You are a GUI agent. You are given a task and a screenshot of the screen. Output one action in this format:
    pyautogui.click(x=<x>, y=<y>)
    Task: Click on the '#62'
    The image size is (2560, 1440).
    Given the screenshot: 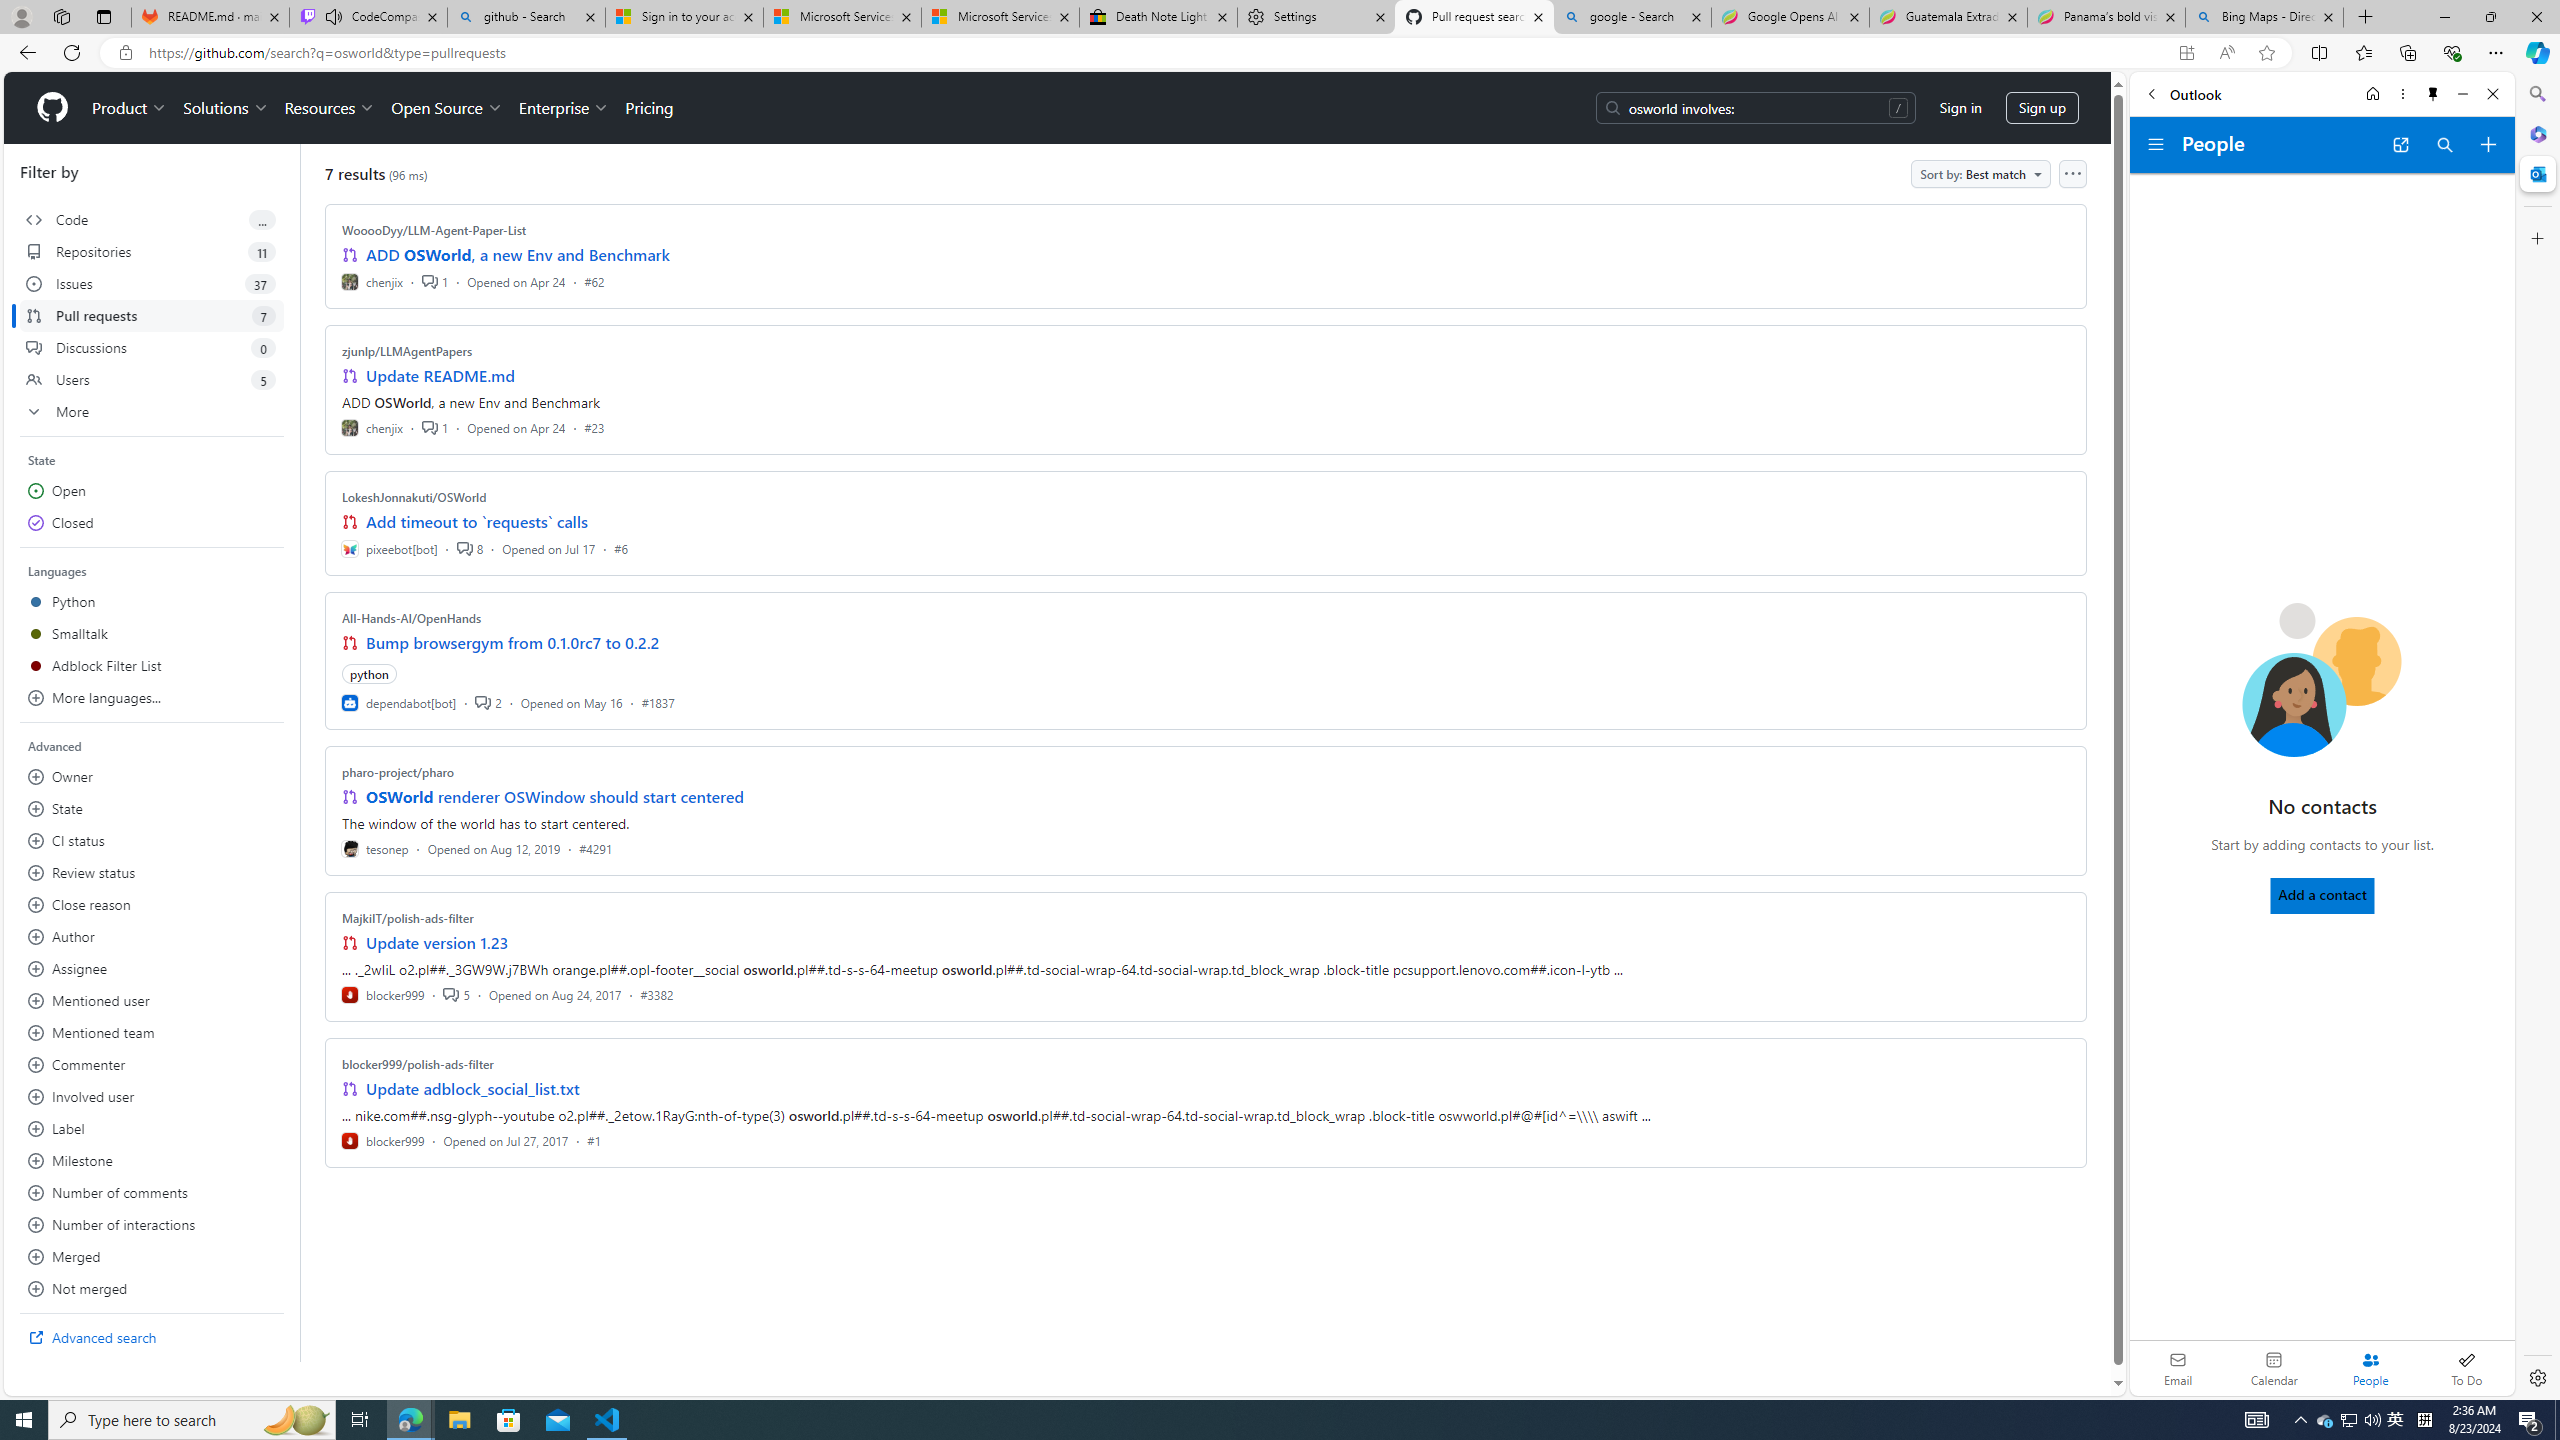 What is the action you would take?
    pyautogui.click(x=592, y=280)
    